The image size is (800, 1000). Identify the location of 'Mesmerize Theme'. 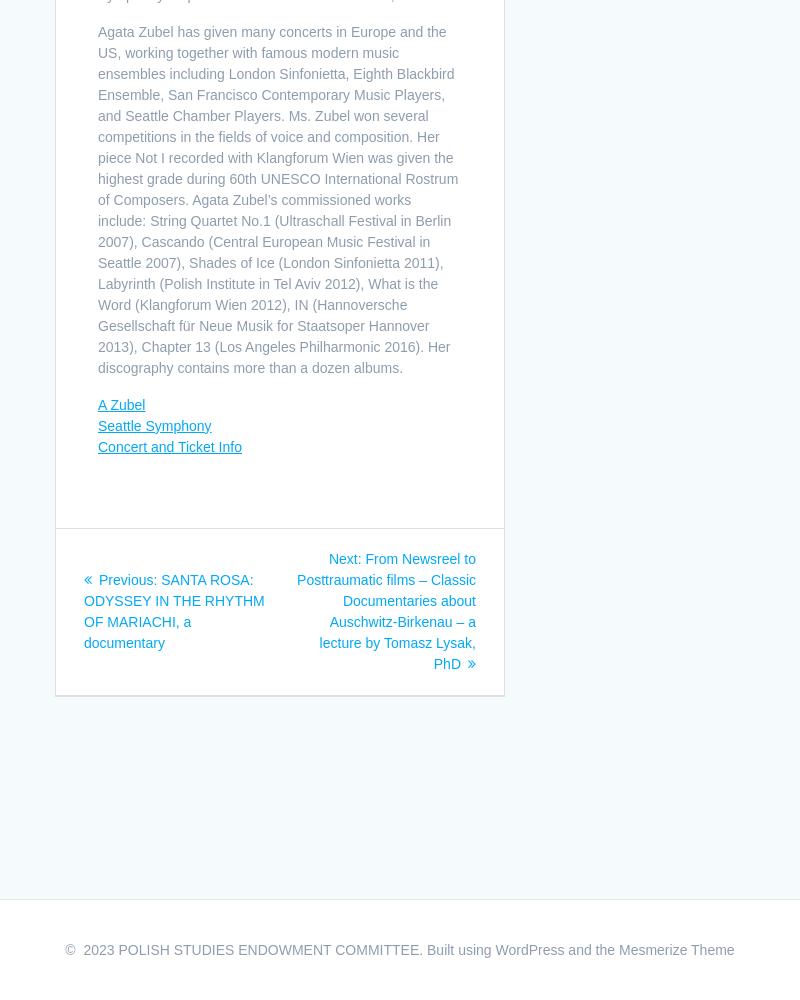
(676, 949).